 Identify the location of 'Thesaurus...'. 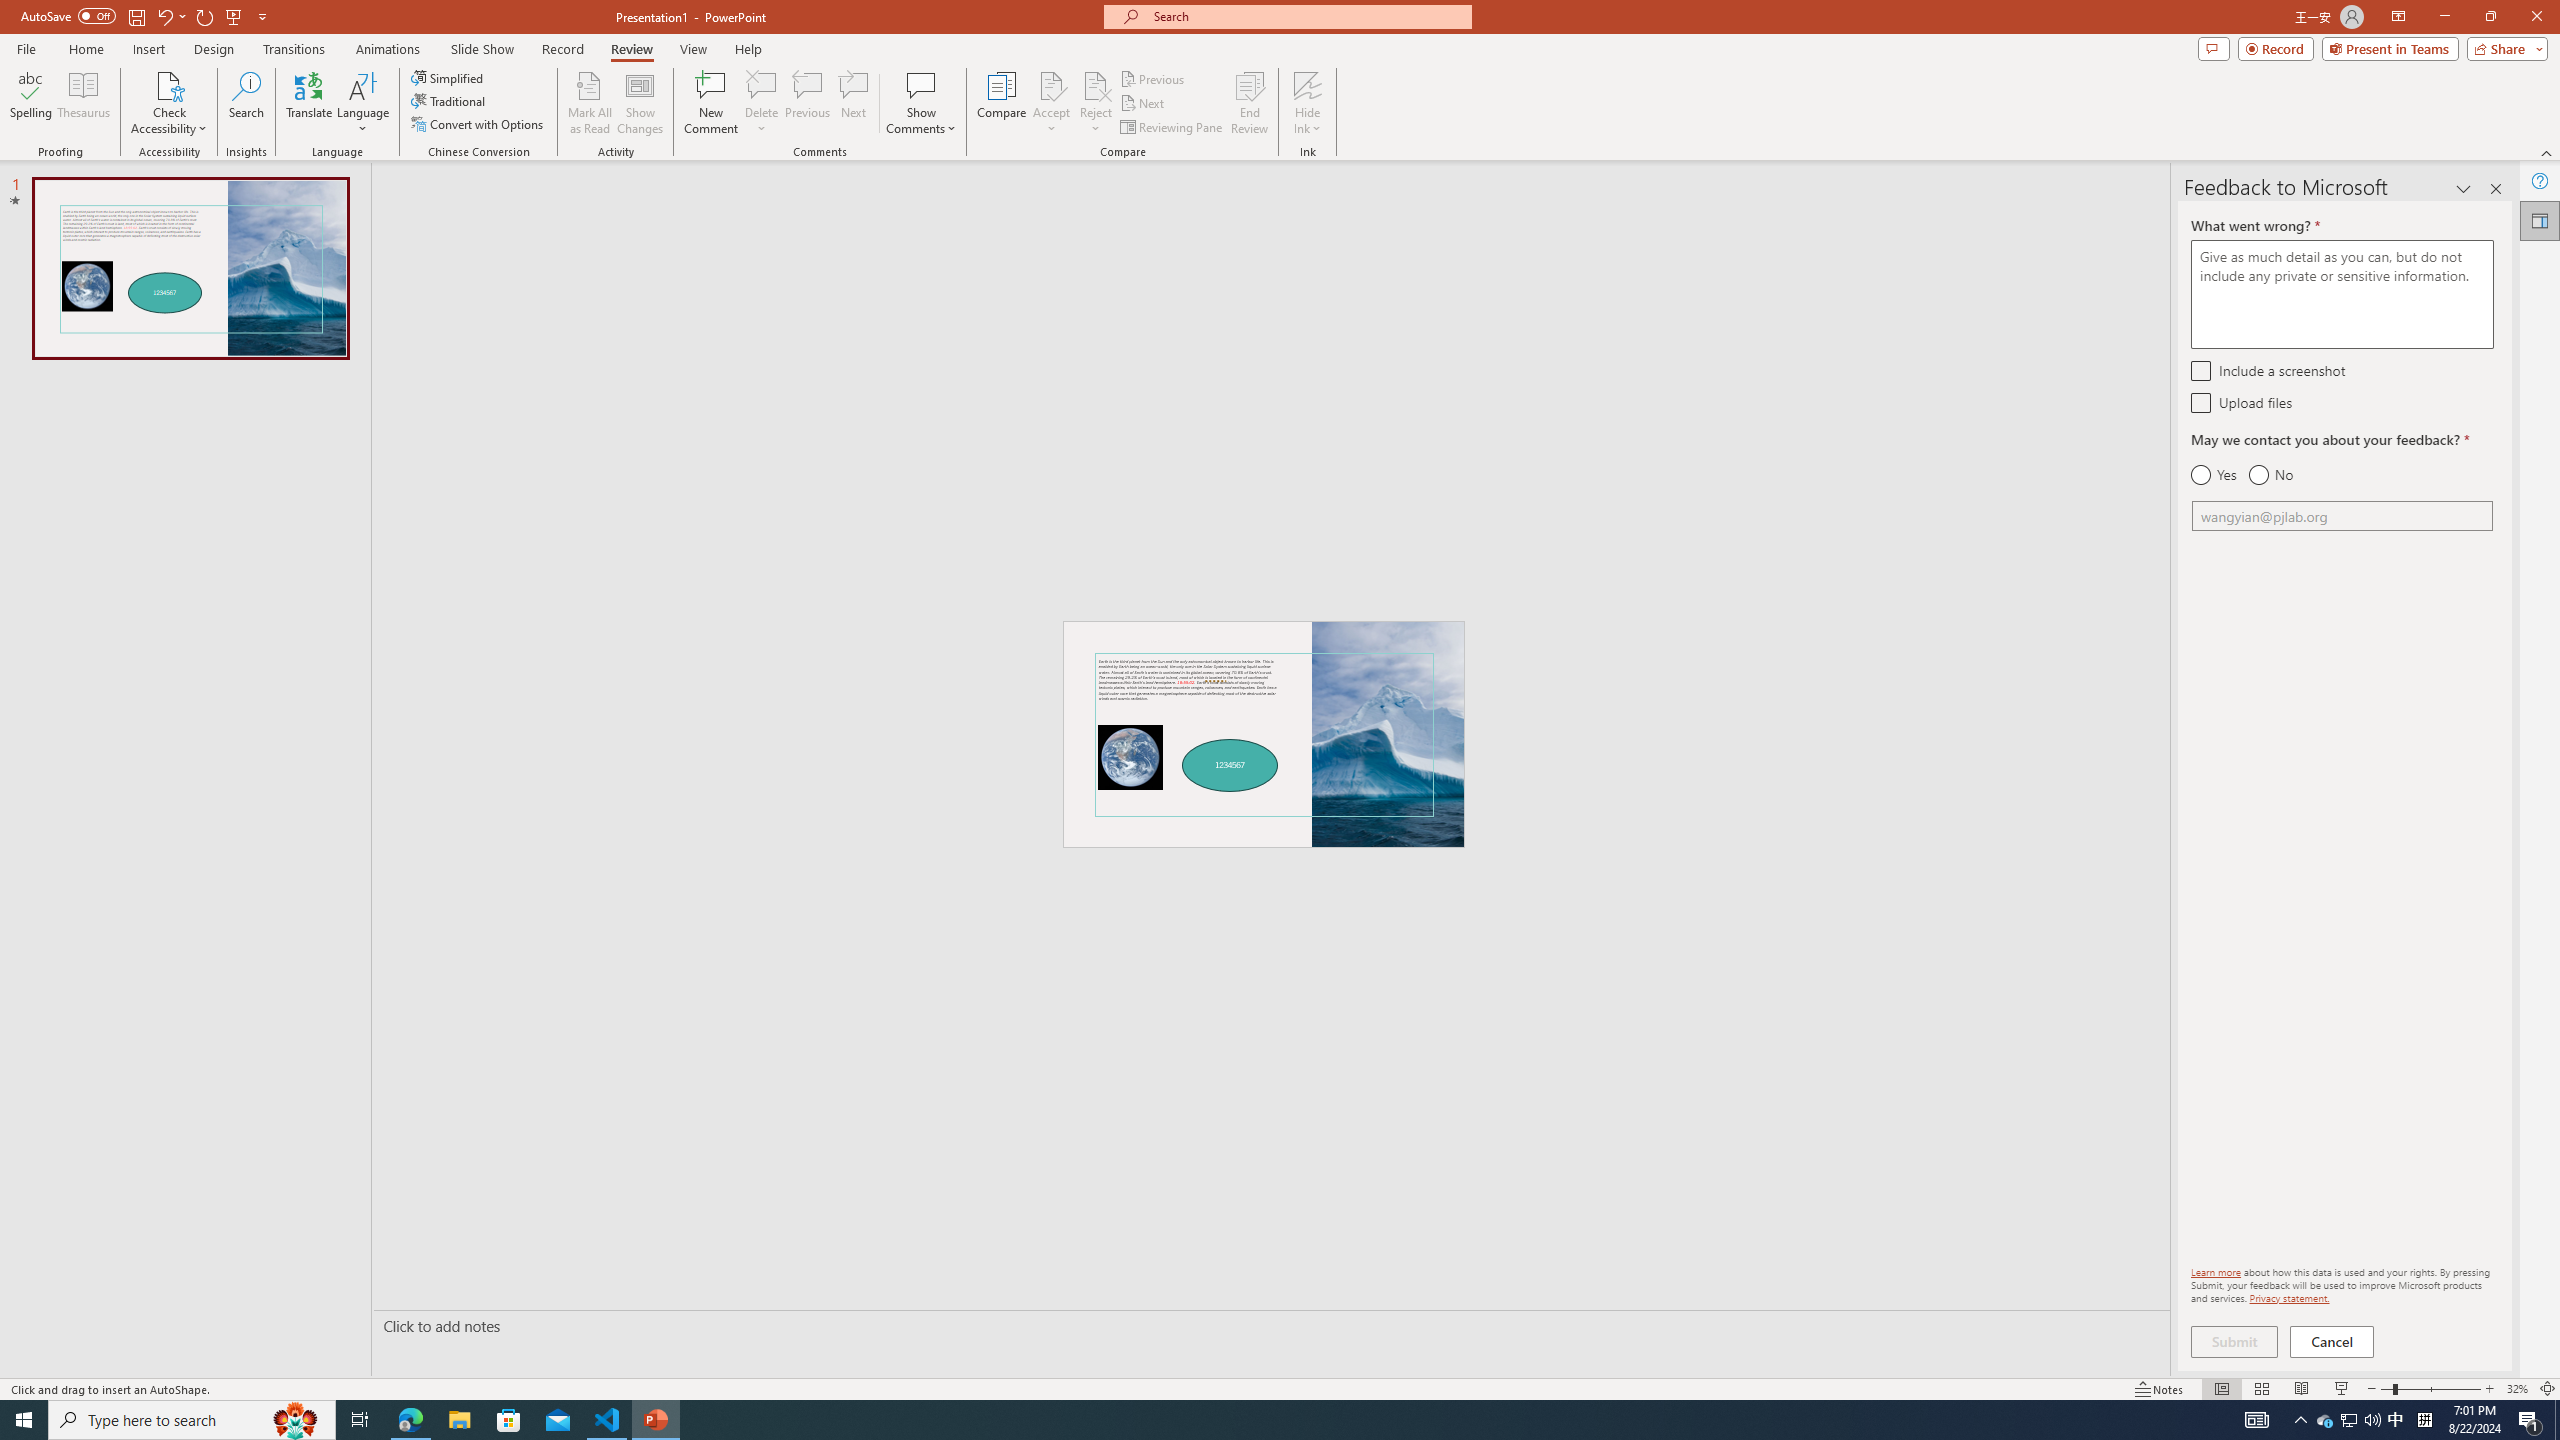
(82, 103).